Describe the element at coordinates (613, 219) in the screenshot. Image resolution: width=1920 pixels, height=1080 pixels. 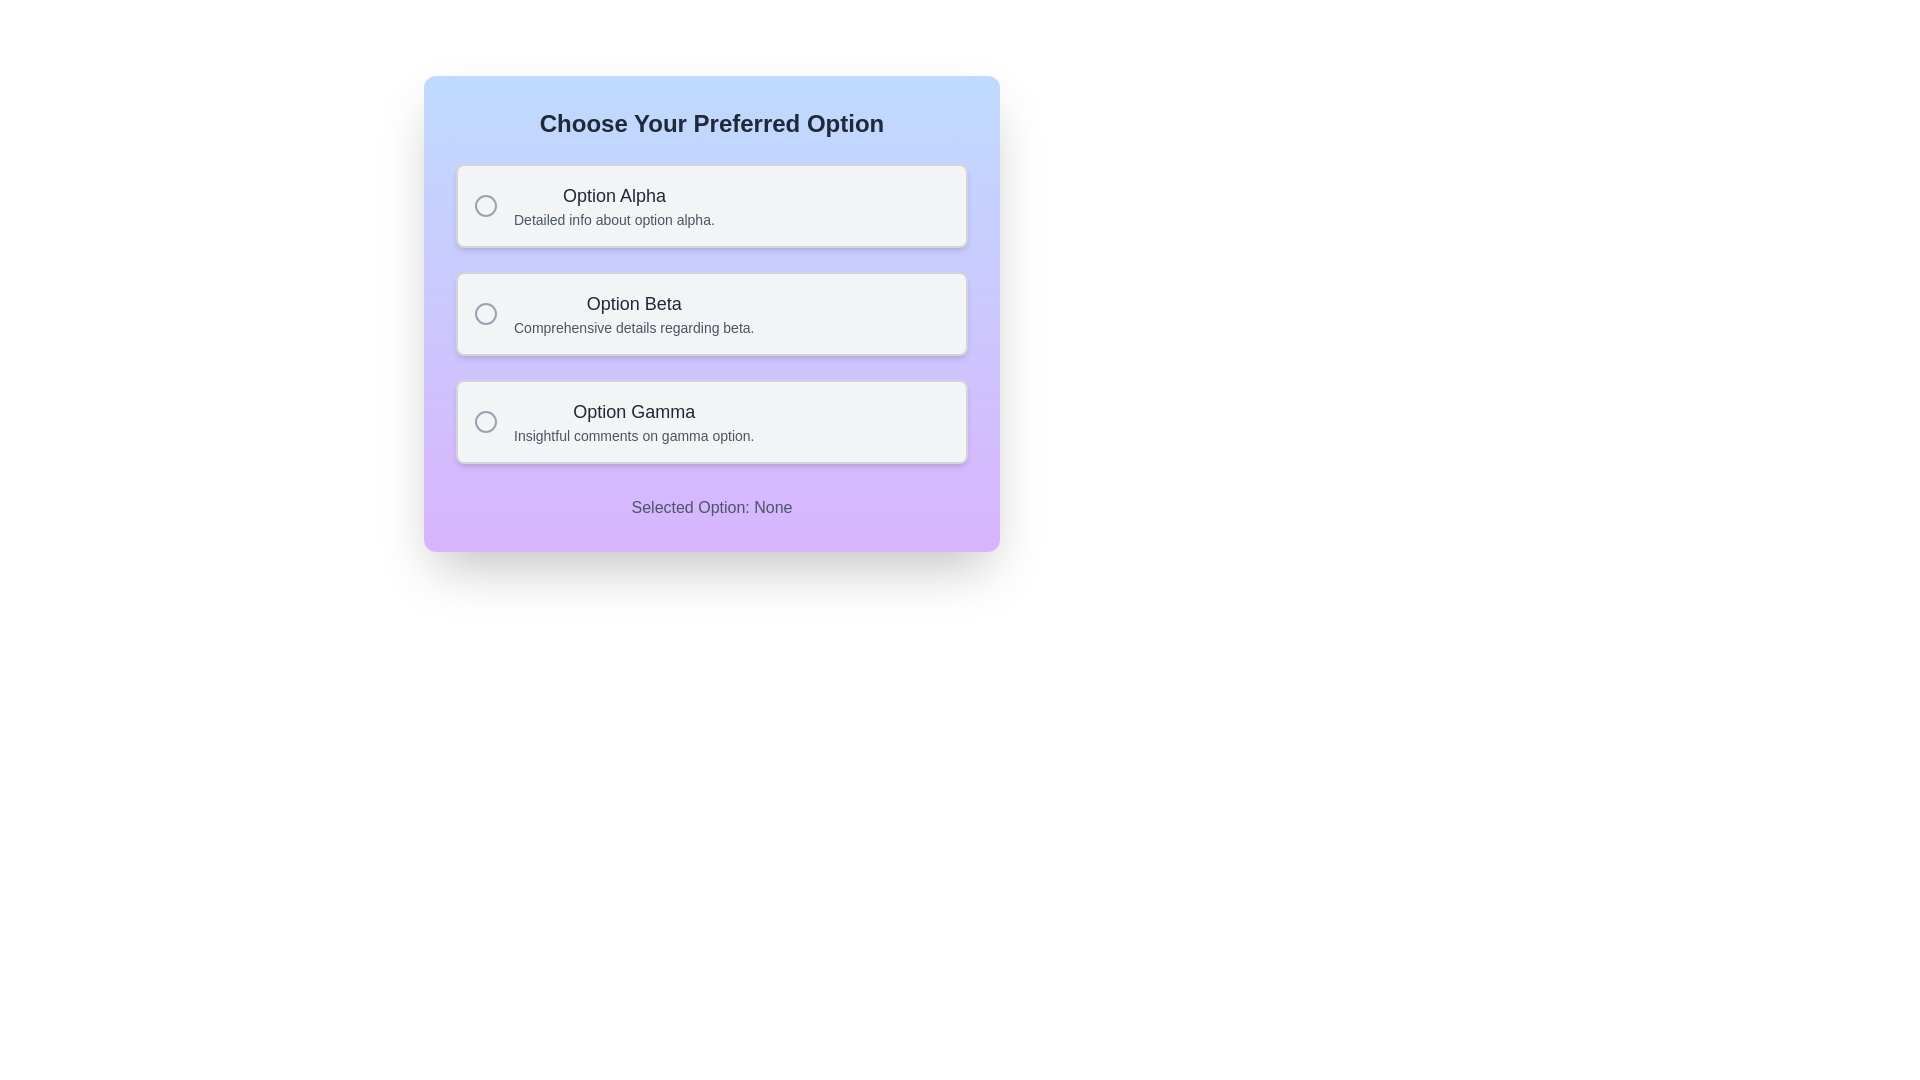
I see `the Text Label that provides additional information related to the 'Option Alpha' choice, located directly beneath the 'Option Alpha' text` at that location.